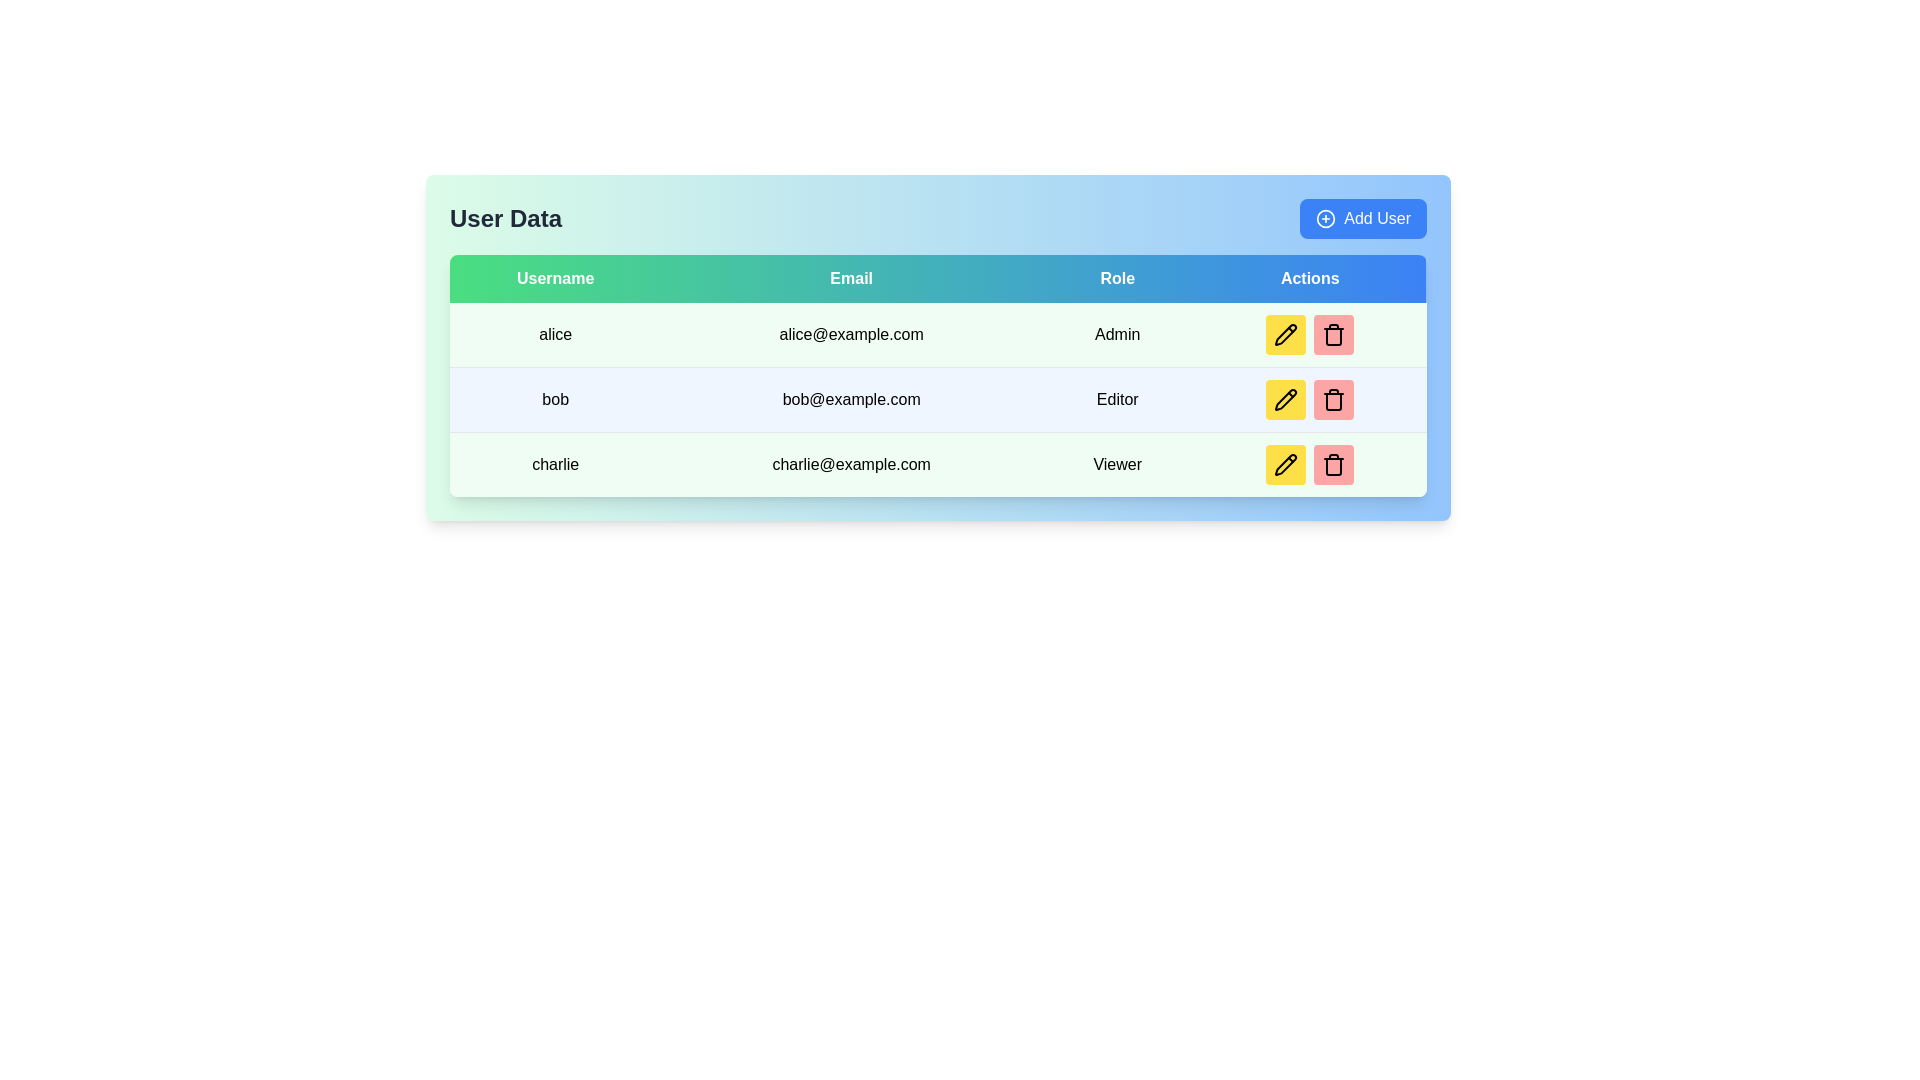  What do you see at coordinates (1116, 400) in the screenshot?
I see `the static text element displaying 'Editor' in the Role column of the table, which is aligned under the 'Role' header and is the third item in the row containing user 'bob'` at bounding box center [1116, 400].